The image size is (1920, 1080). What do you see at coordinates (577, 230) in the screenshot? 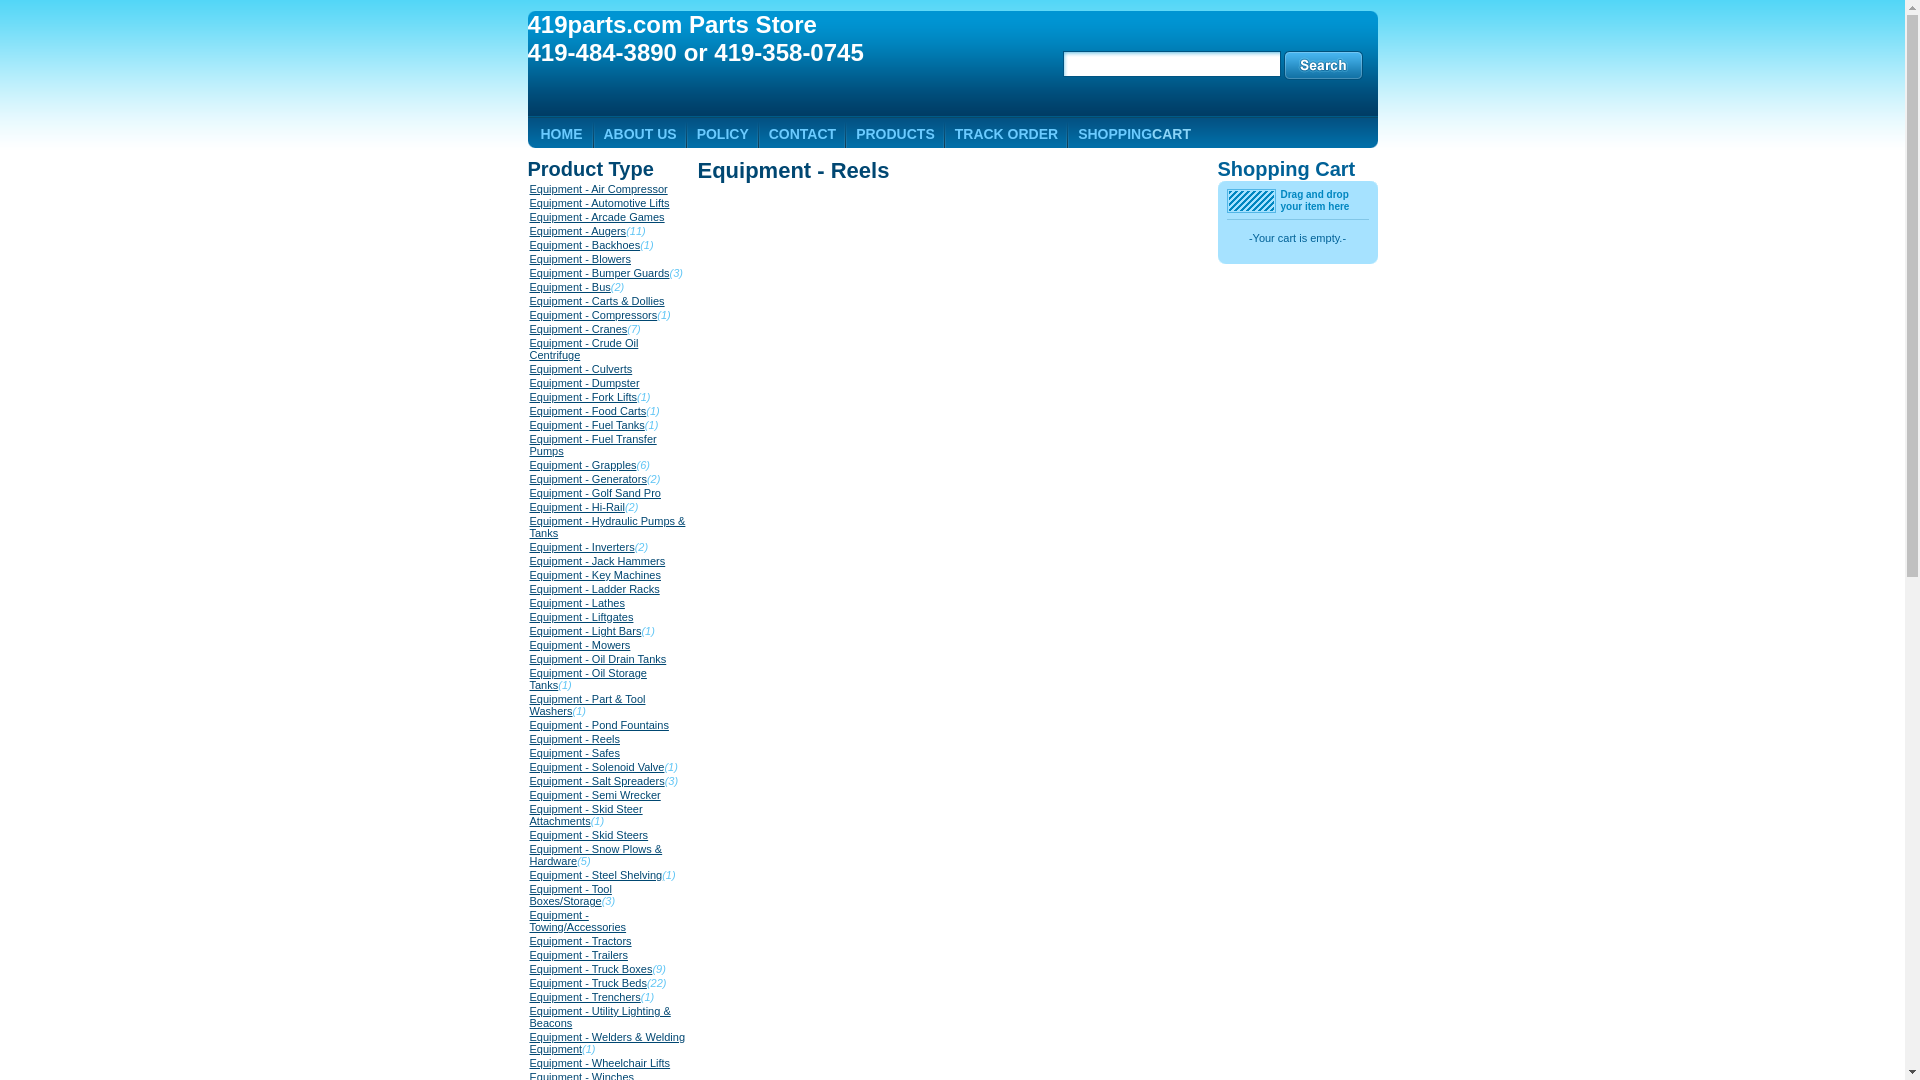
I see `'Equipment - Augers'` at bounding box center [577, 230].